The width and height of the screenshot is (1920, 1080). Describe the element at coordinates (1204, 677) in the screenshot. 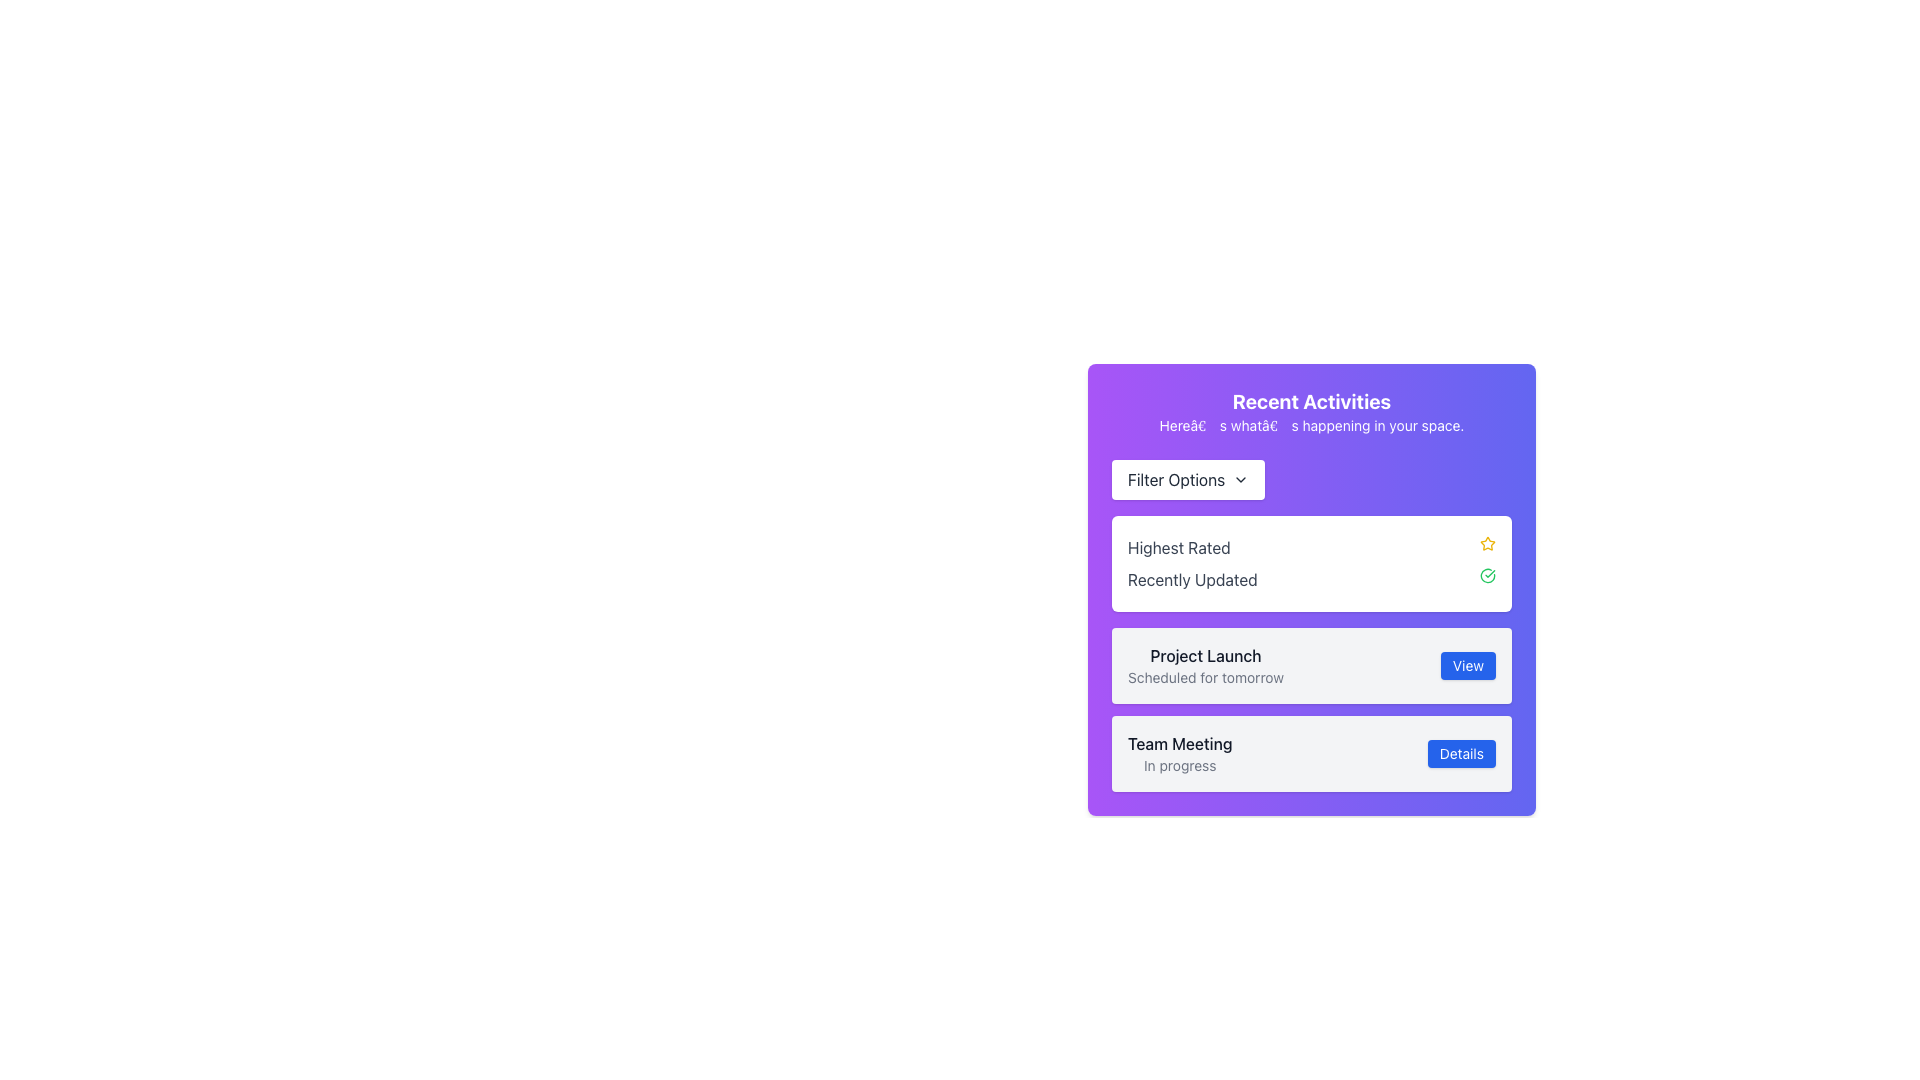

I see `the text label that says 'Scheduled for tomorrow', located beneath 'Project Launch' in the 'Recent Activities' section` at that location.